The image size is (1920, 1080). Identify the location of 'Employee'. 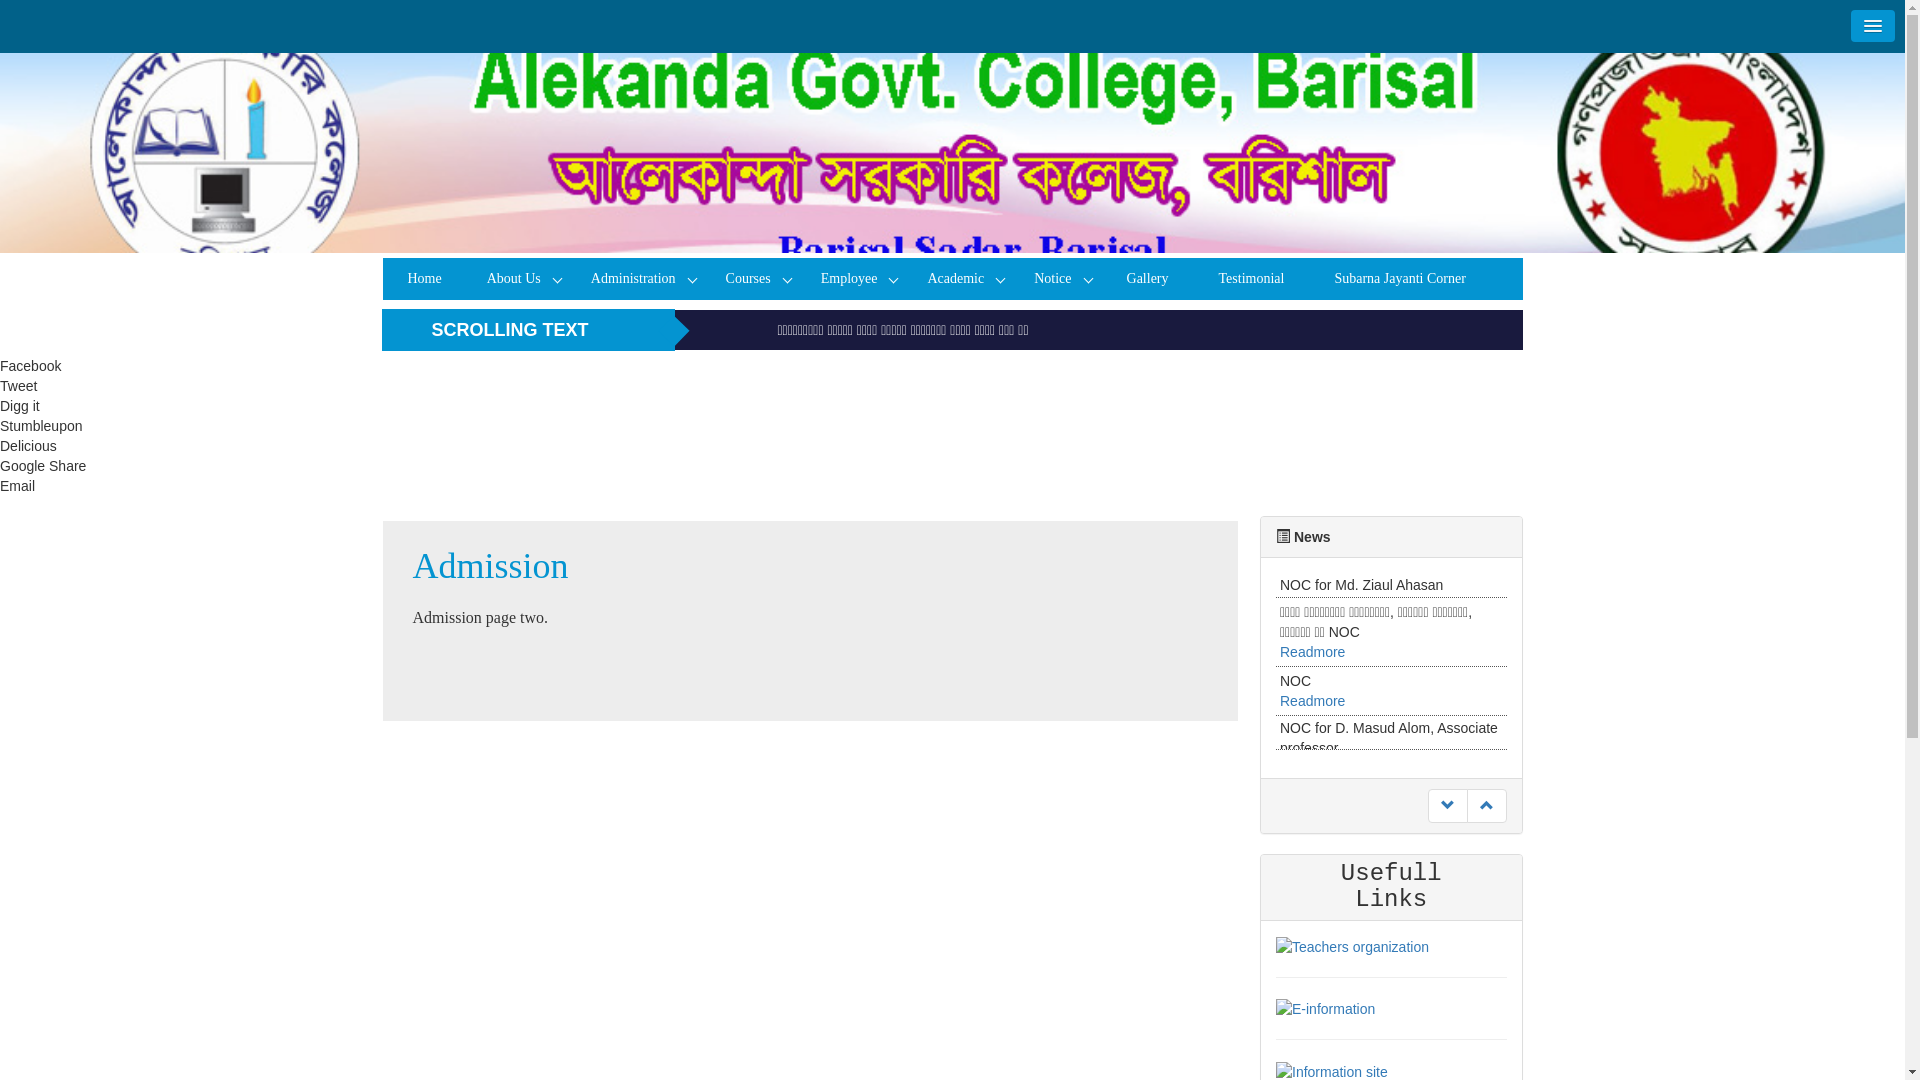
(854, 278).